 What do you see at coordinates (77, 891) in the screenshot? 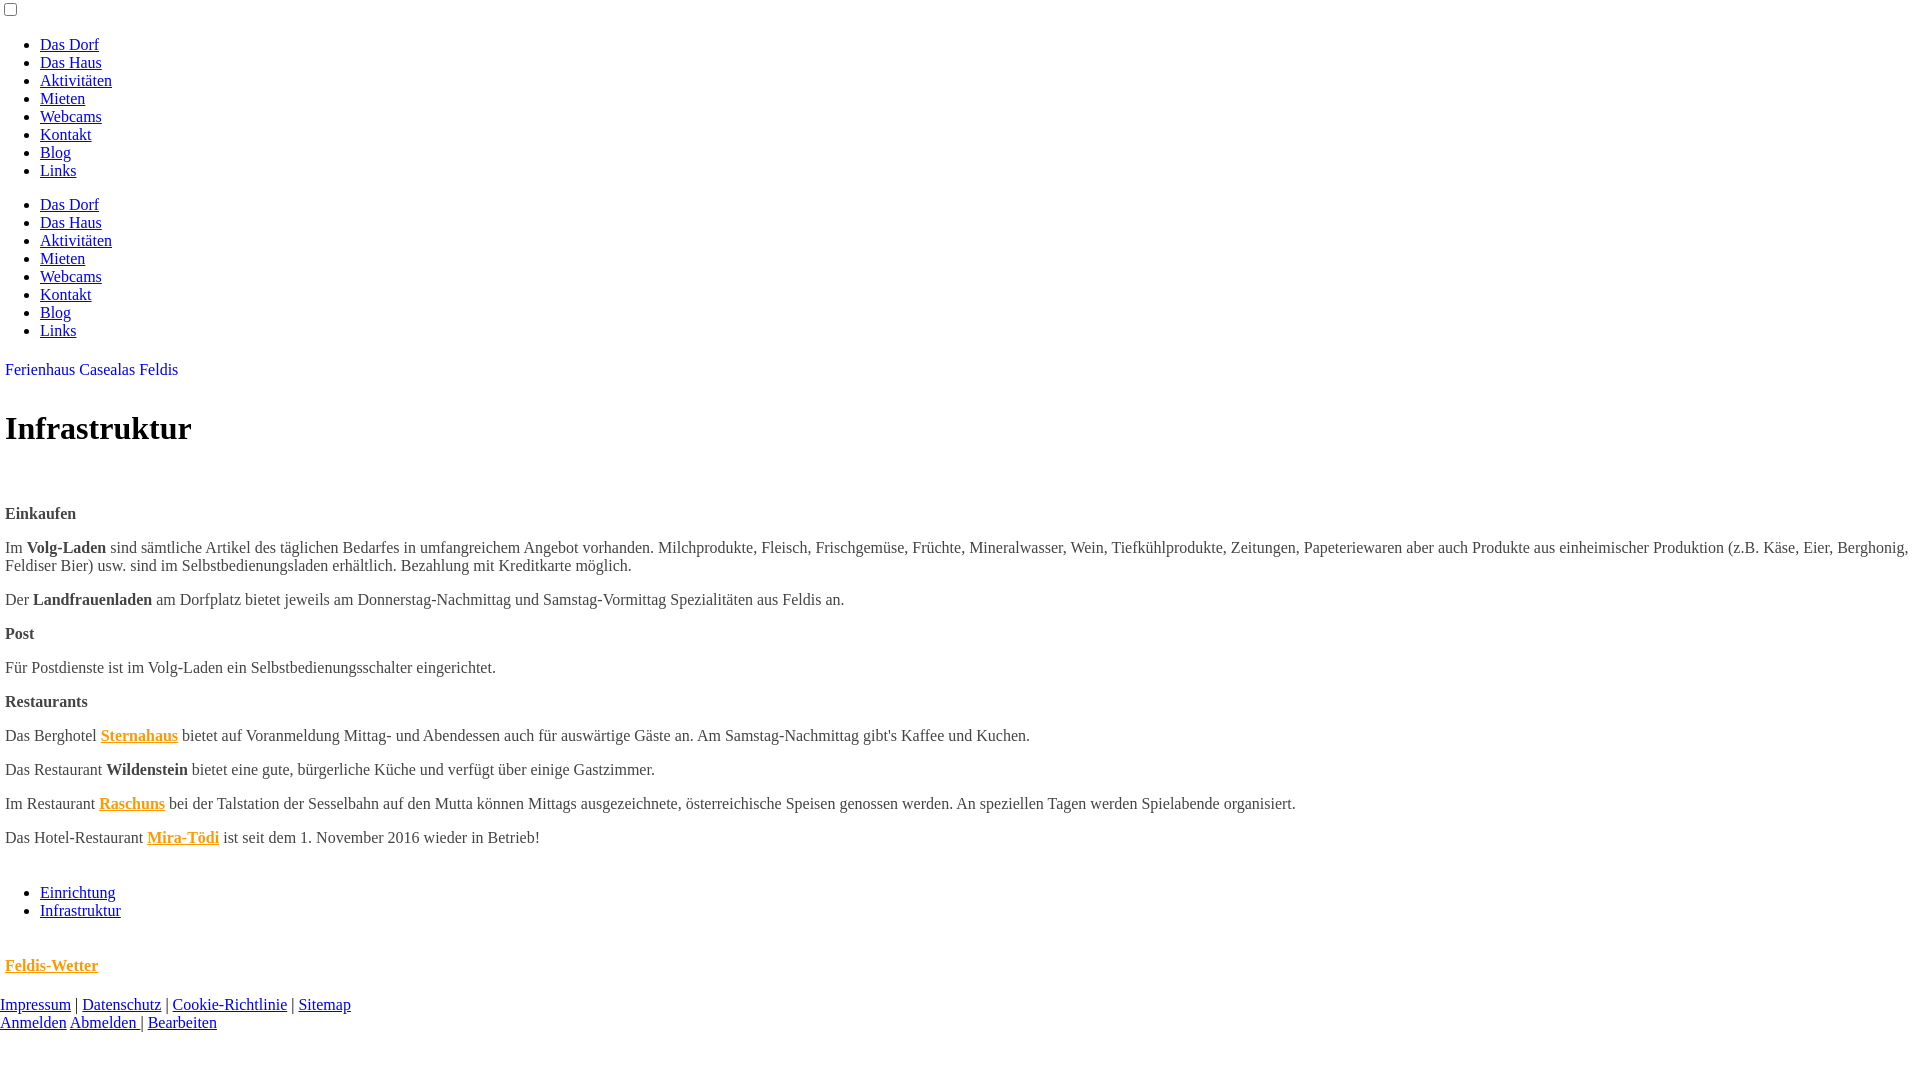
I see `'Einrichtung'` at bounding box center [77, 891].